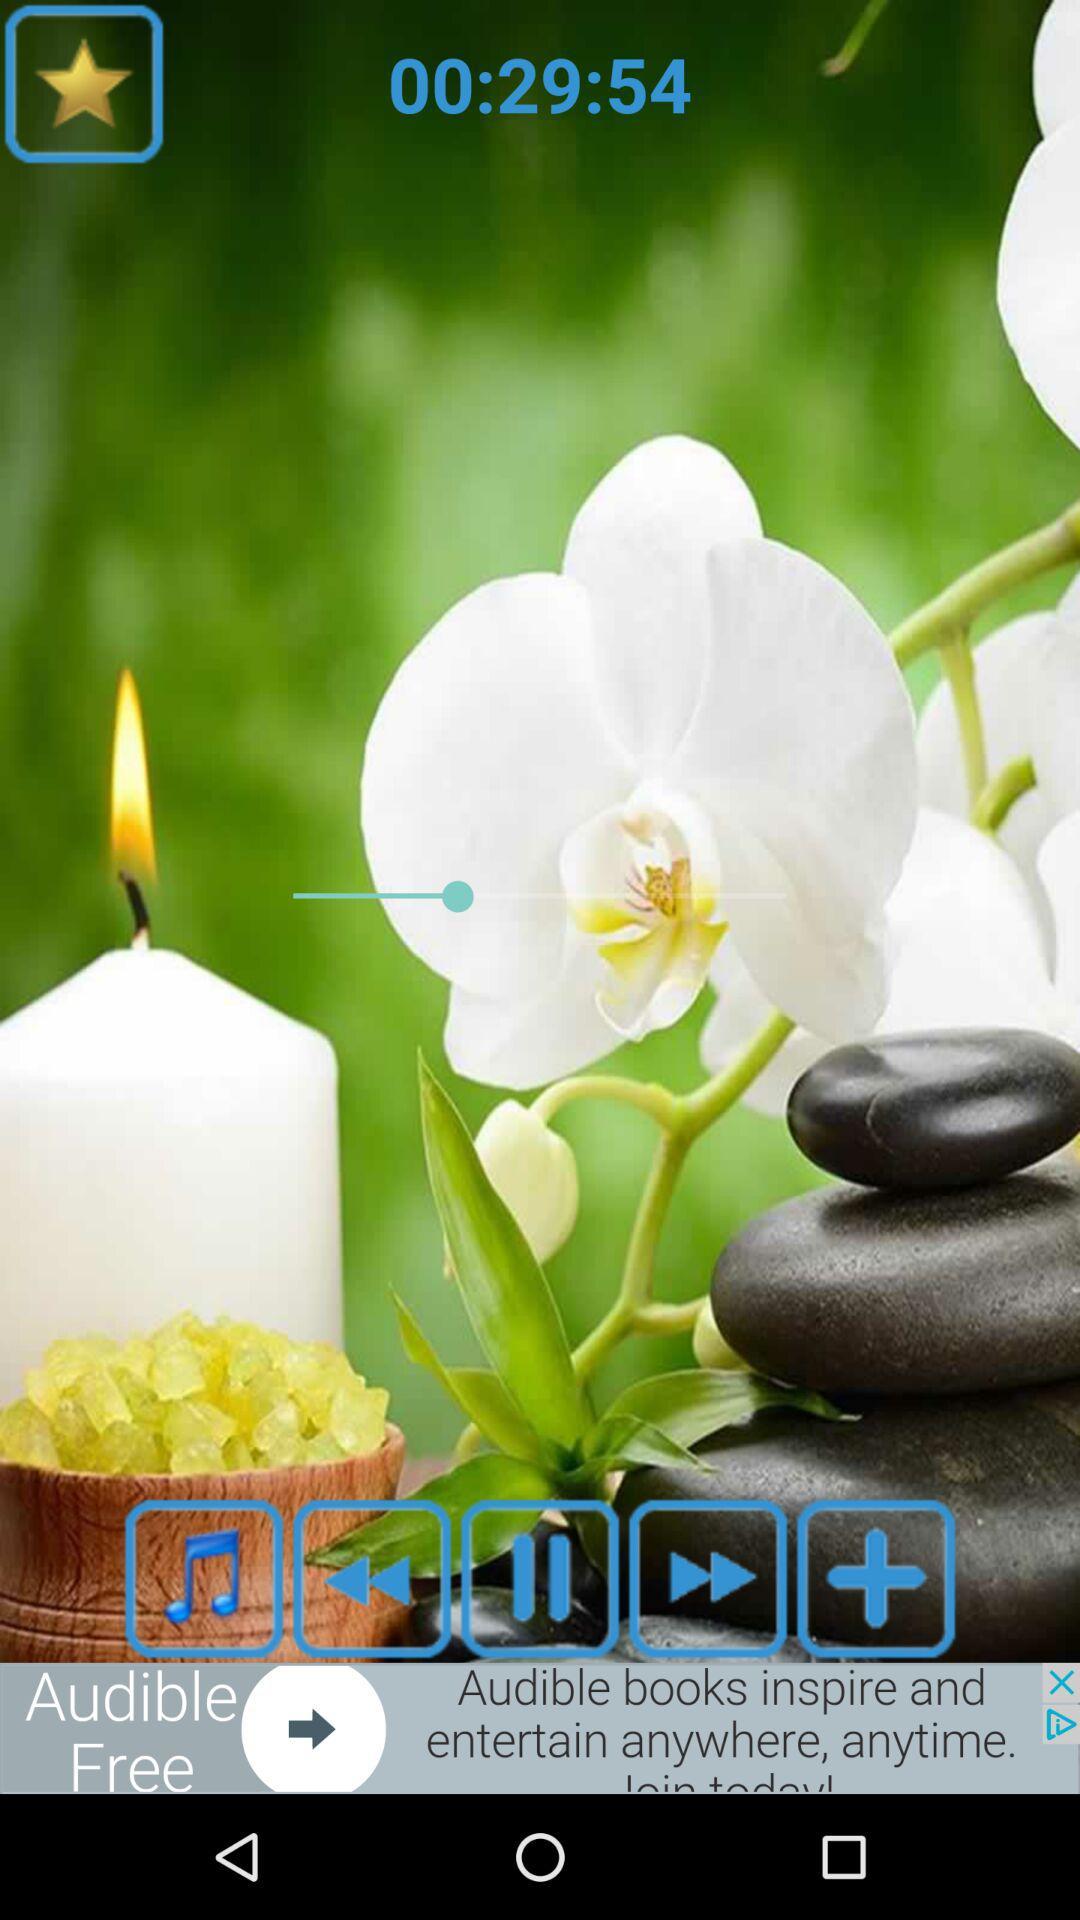 The image size is (1080, 1920). Describe the element at coordinates (83, 82) in the screenshot. I see `the star icon` at that location.